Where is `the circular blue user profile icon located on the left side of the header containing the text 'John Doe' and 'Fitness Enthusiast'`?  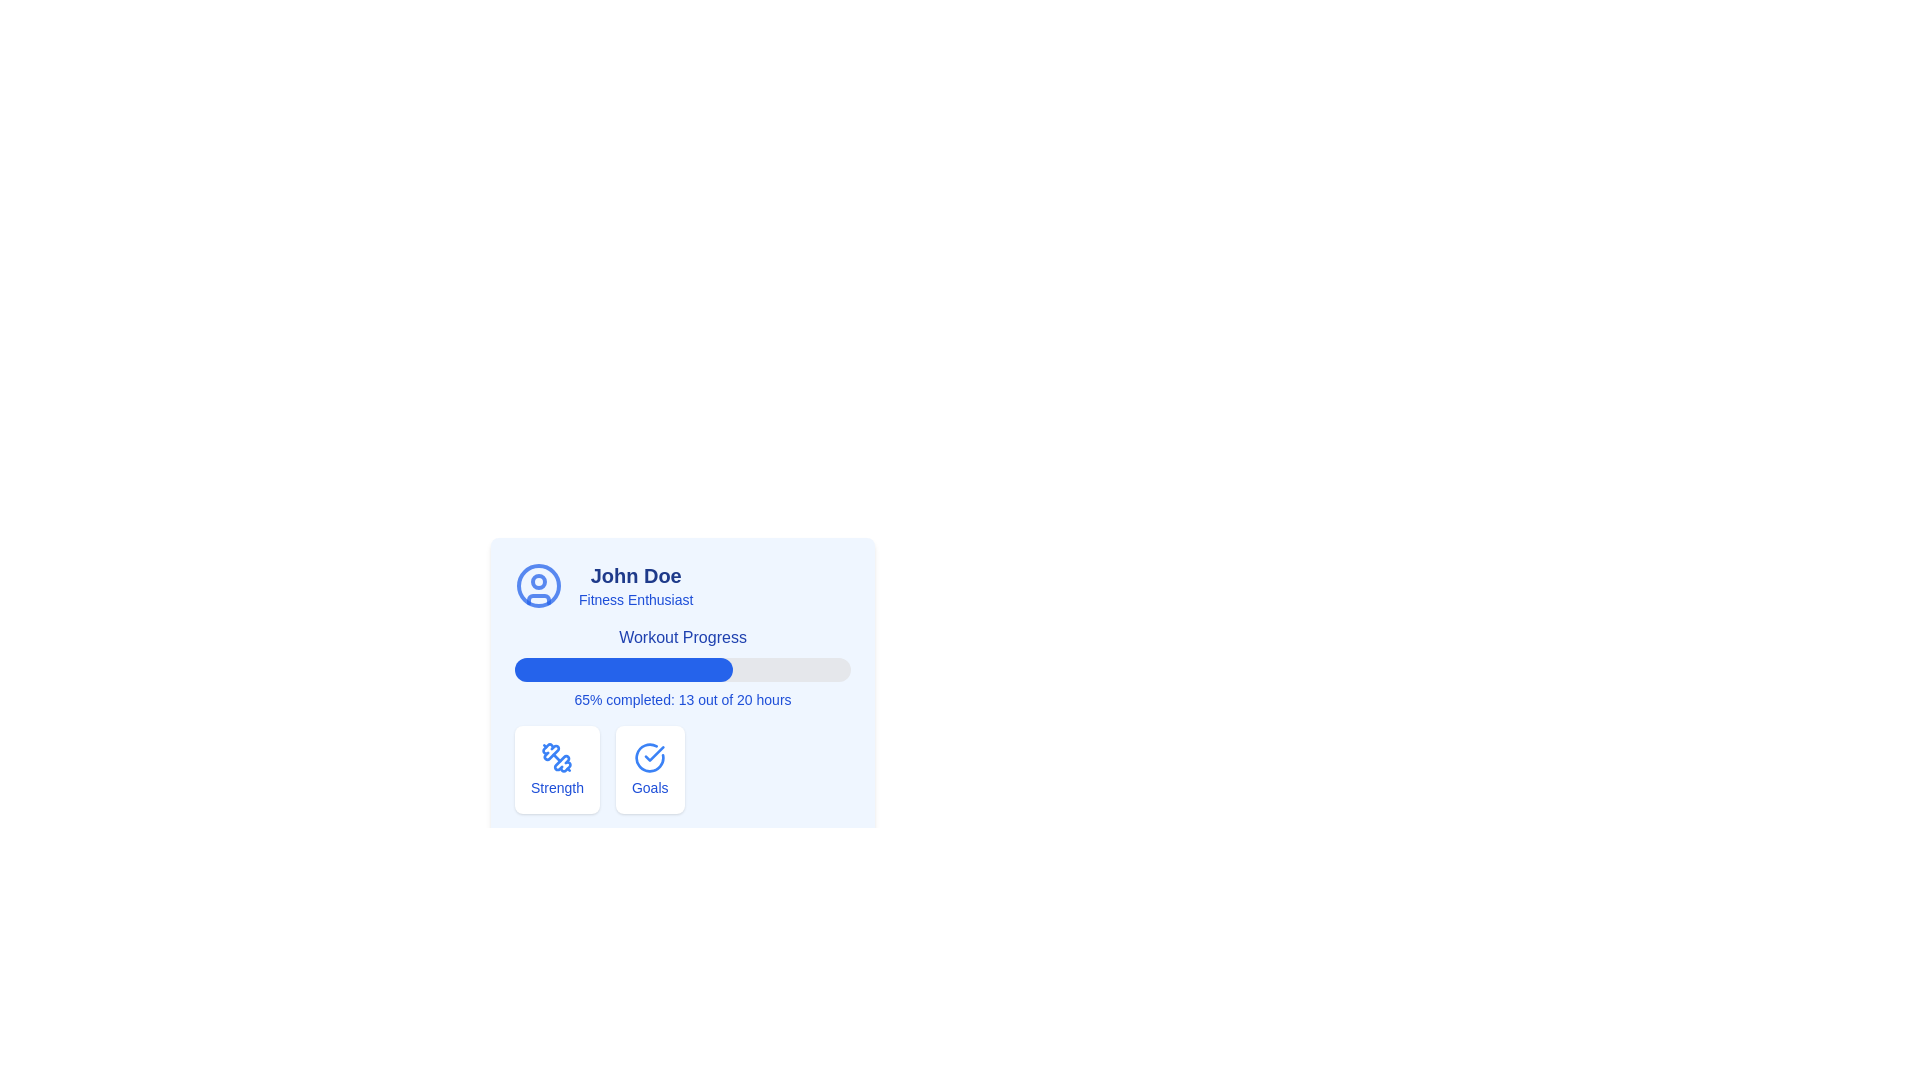
the circular blue user profile icon located on the left side of the header containing the text 'John Doe' and 'Fitness Enthusiast' is located at coordinates (538, 585).